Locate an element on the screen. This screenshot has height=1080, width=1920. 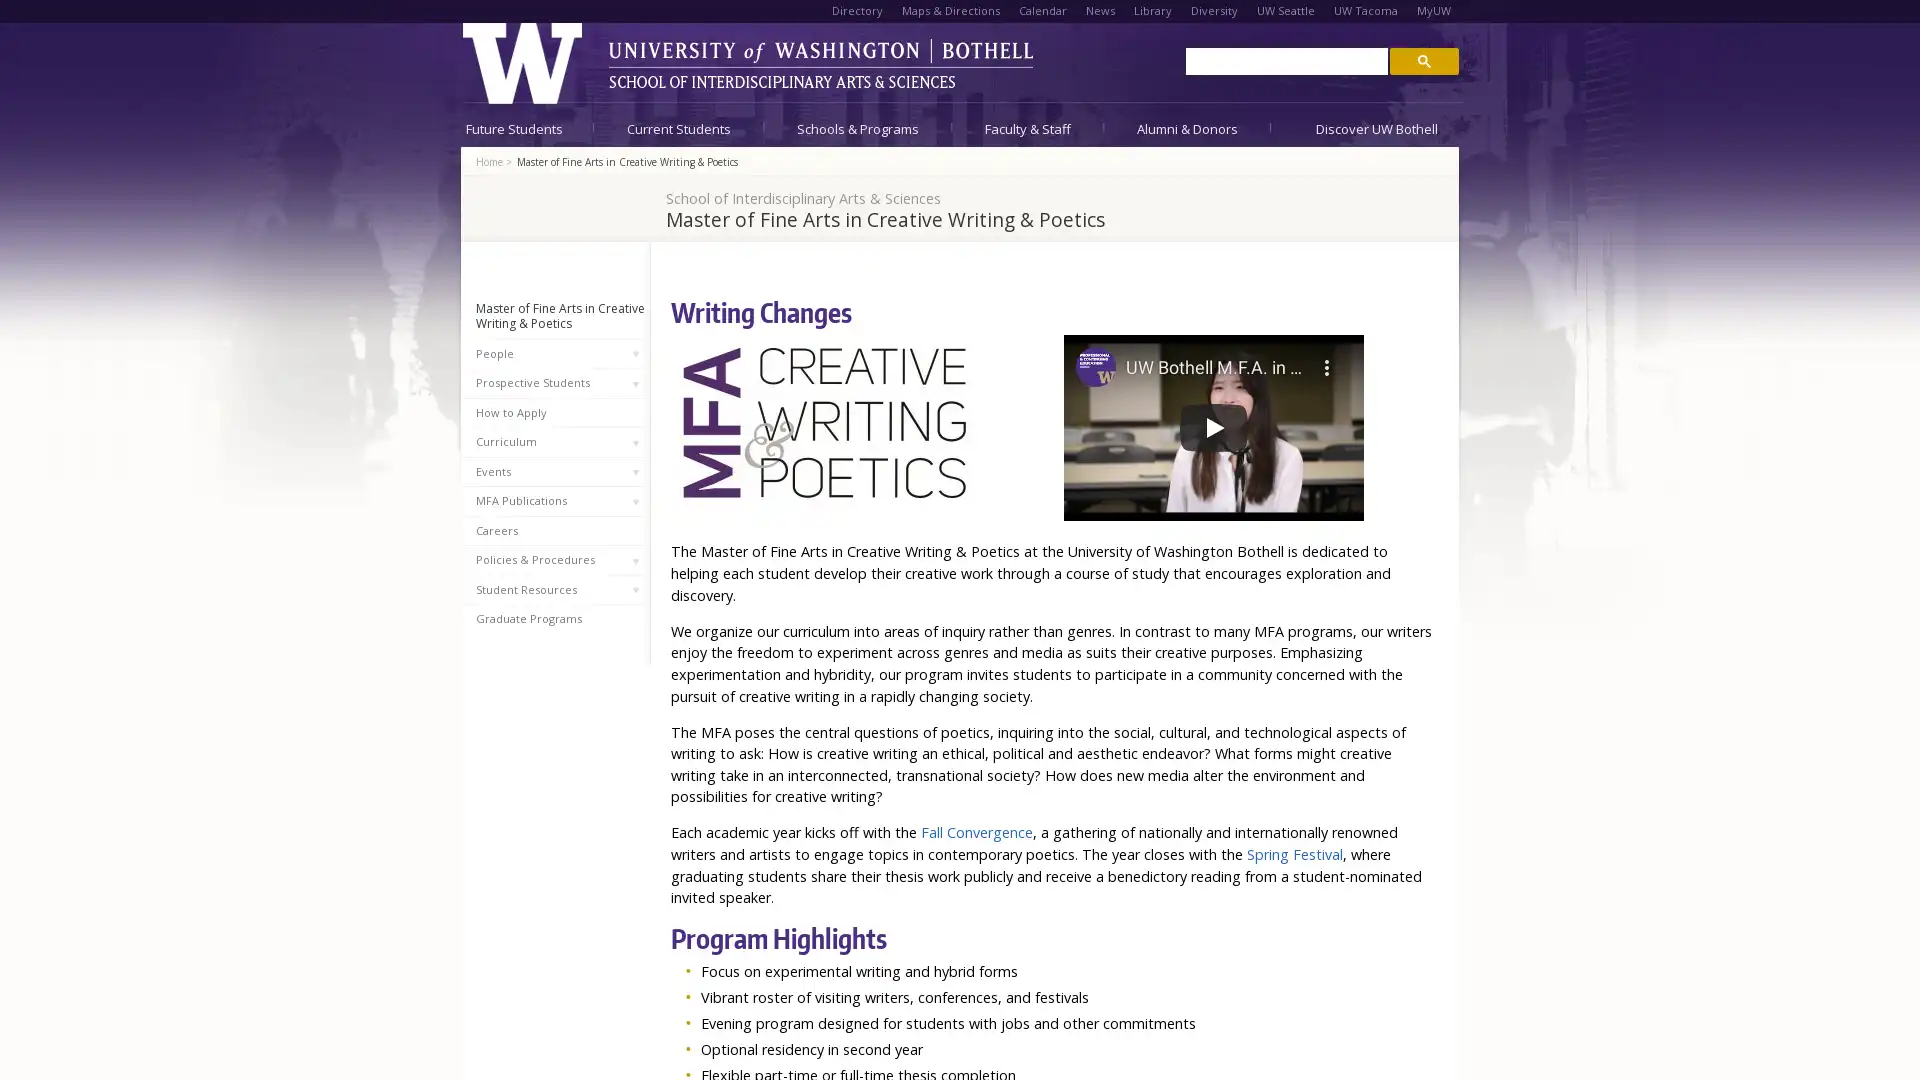
Prospective Students Submenu is located at coordinates (635, 384).